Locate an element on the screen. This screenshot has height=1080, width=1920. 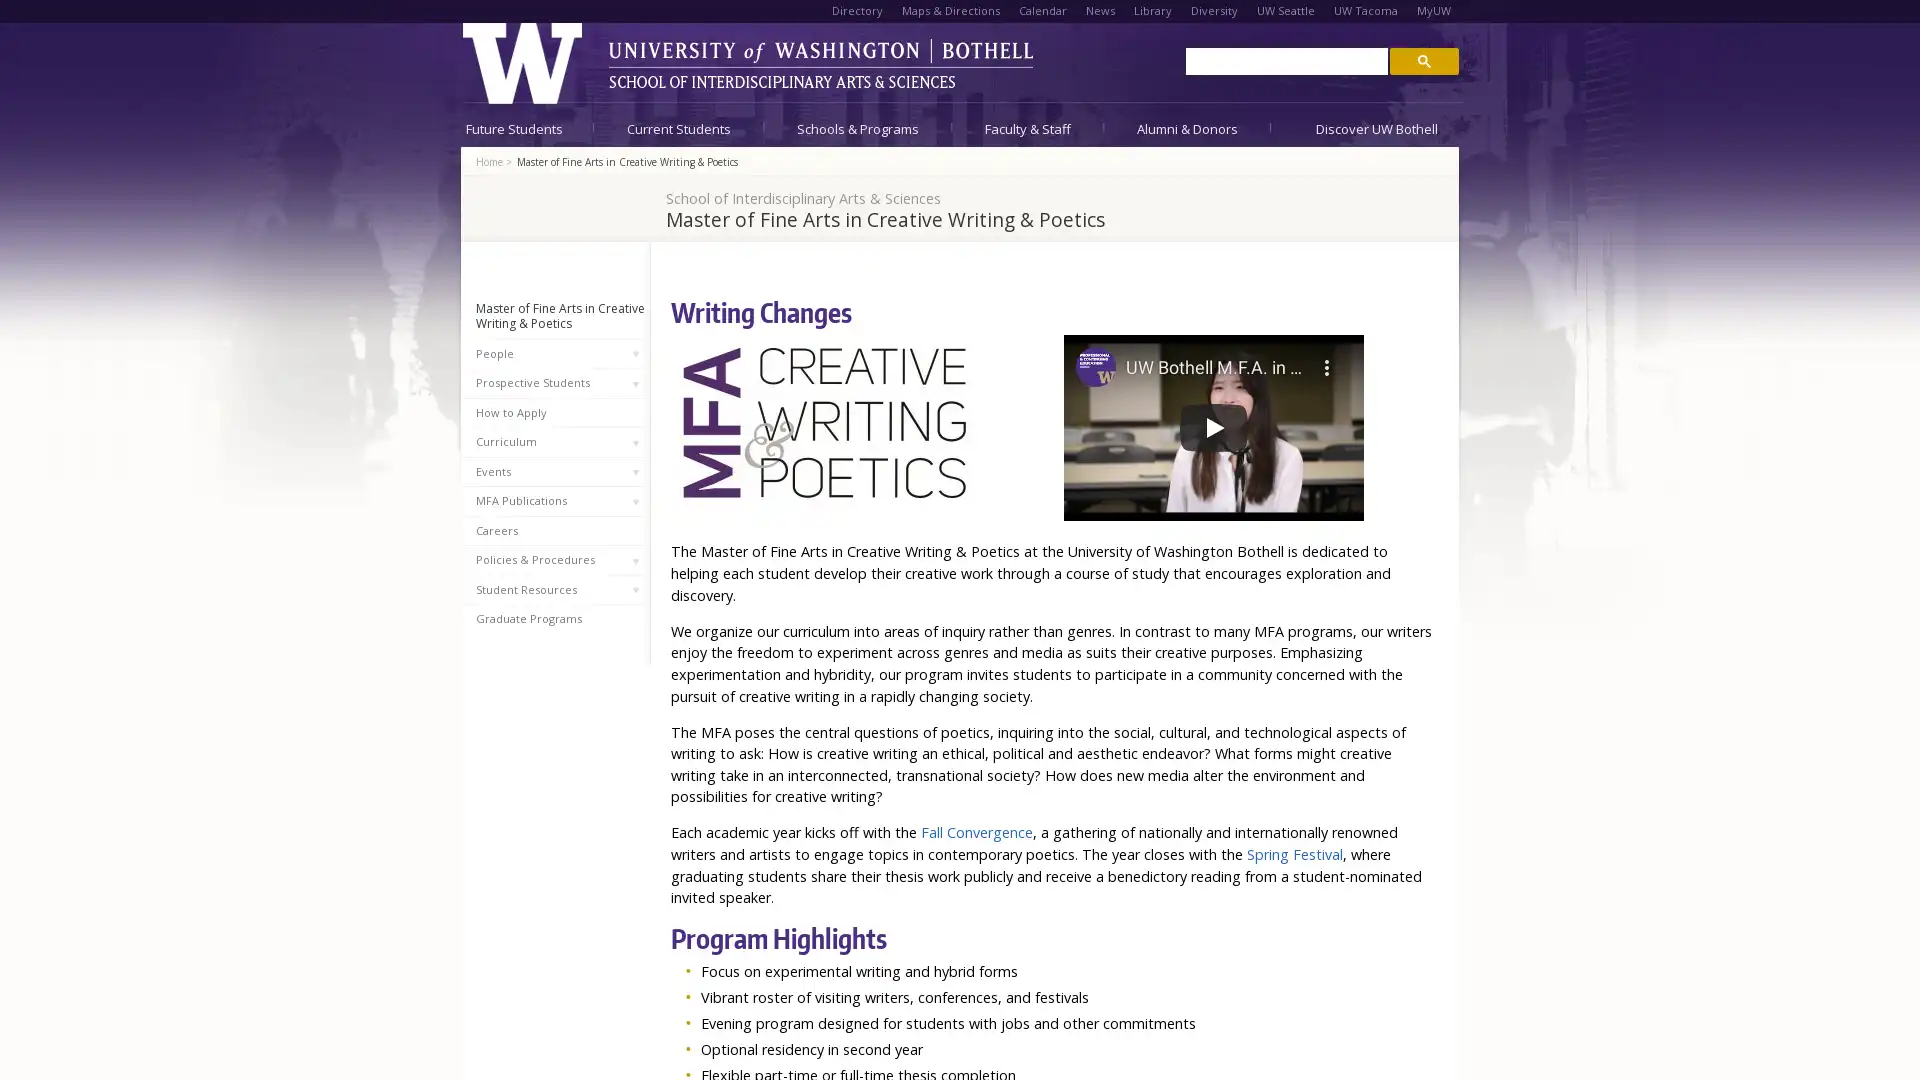
Prospective Students Submenu is located at coordinates (635, 384).